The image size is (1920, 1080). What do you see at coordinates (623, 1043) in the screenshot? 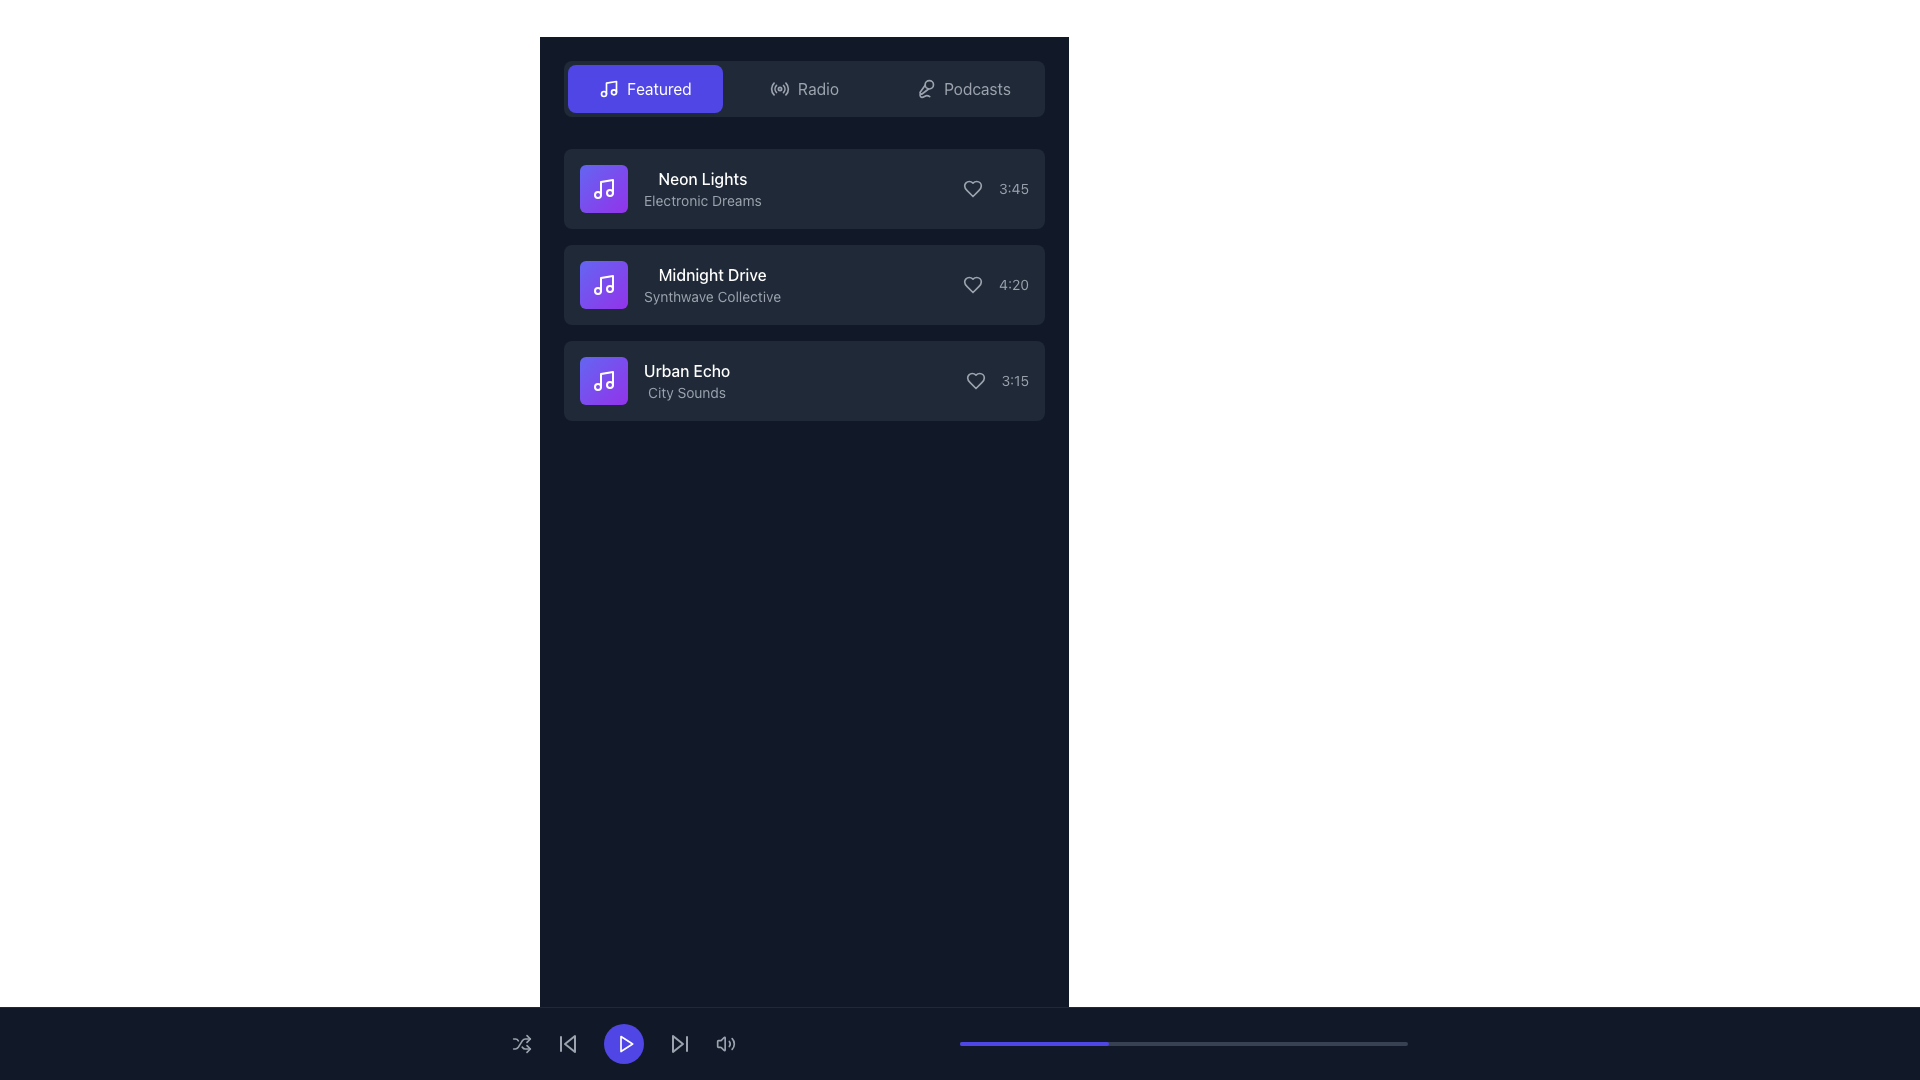
I see `the third button from the left in the bottom navigation bar to play media` at bounding box center [623, 1043].